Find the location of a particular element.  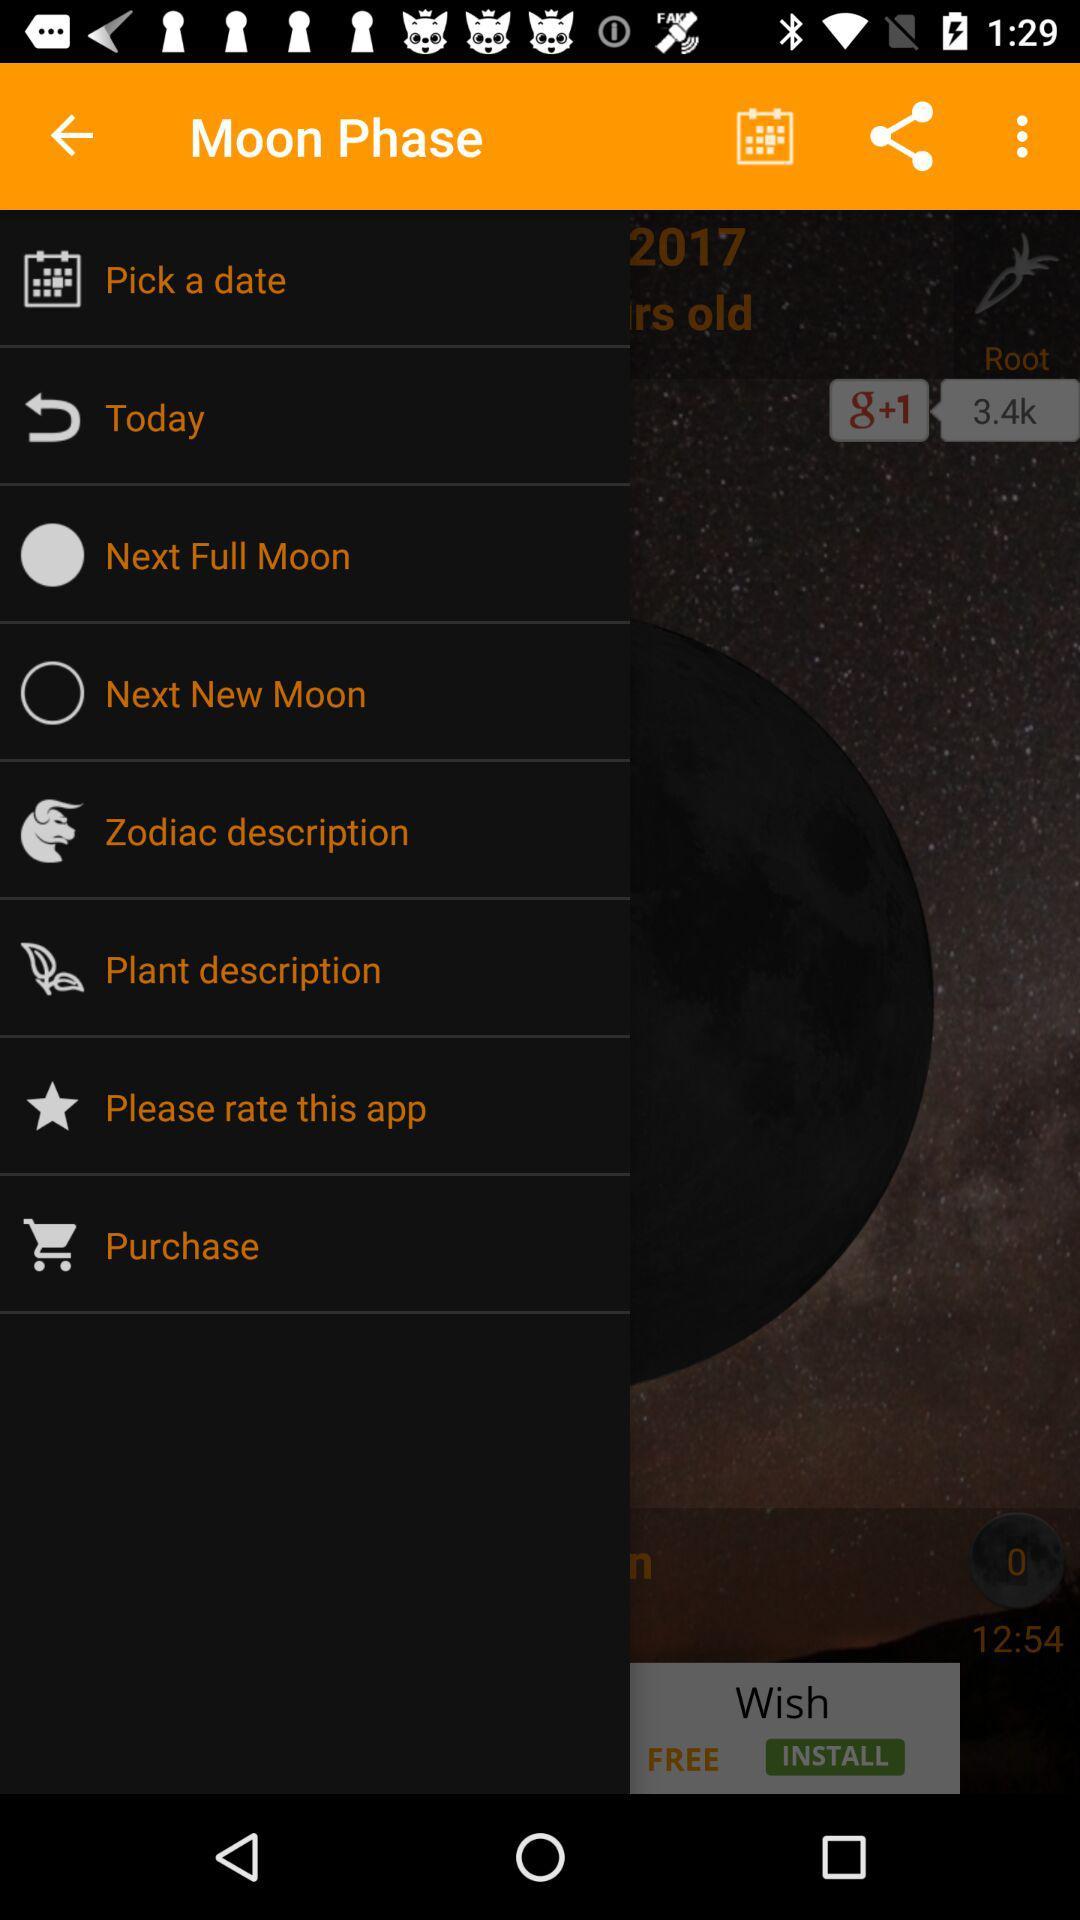

the icon at left side of pick a date is located at coordinates (52, 277).